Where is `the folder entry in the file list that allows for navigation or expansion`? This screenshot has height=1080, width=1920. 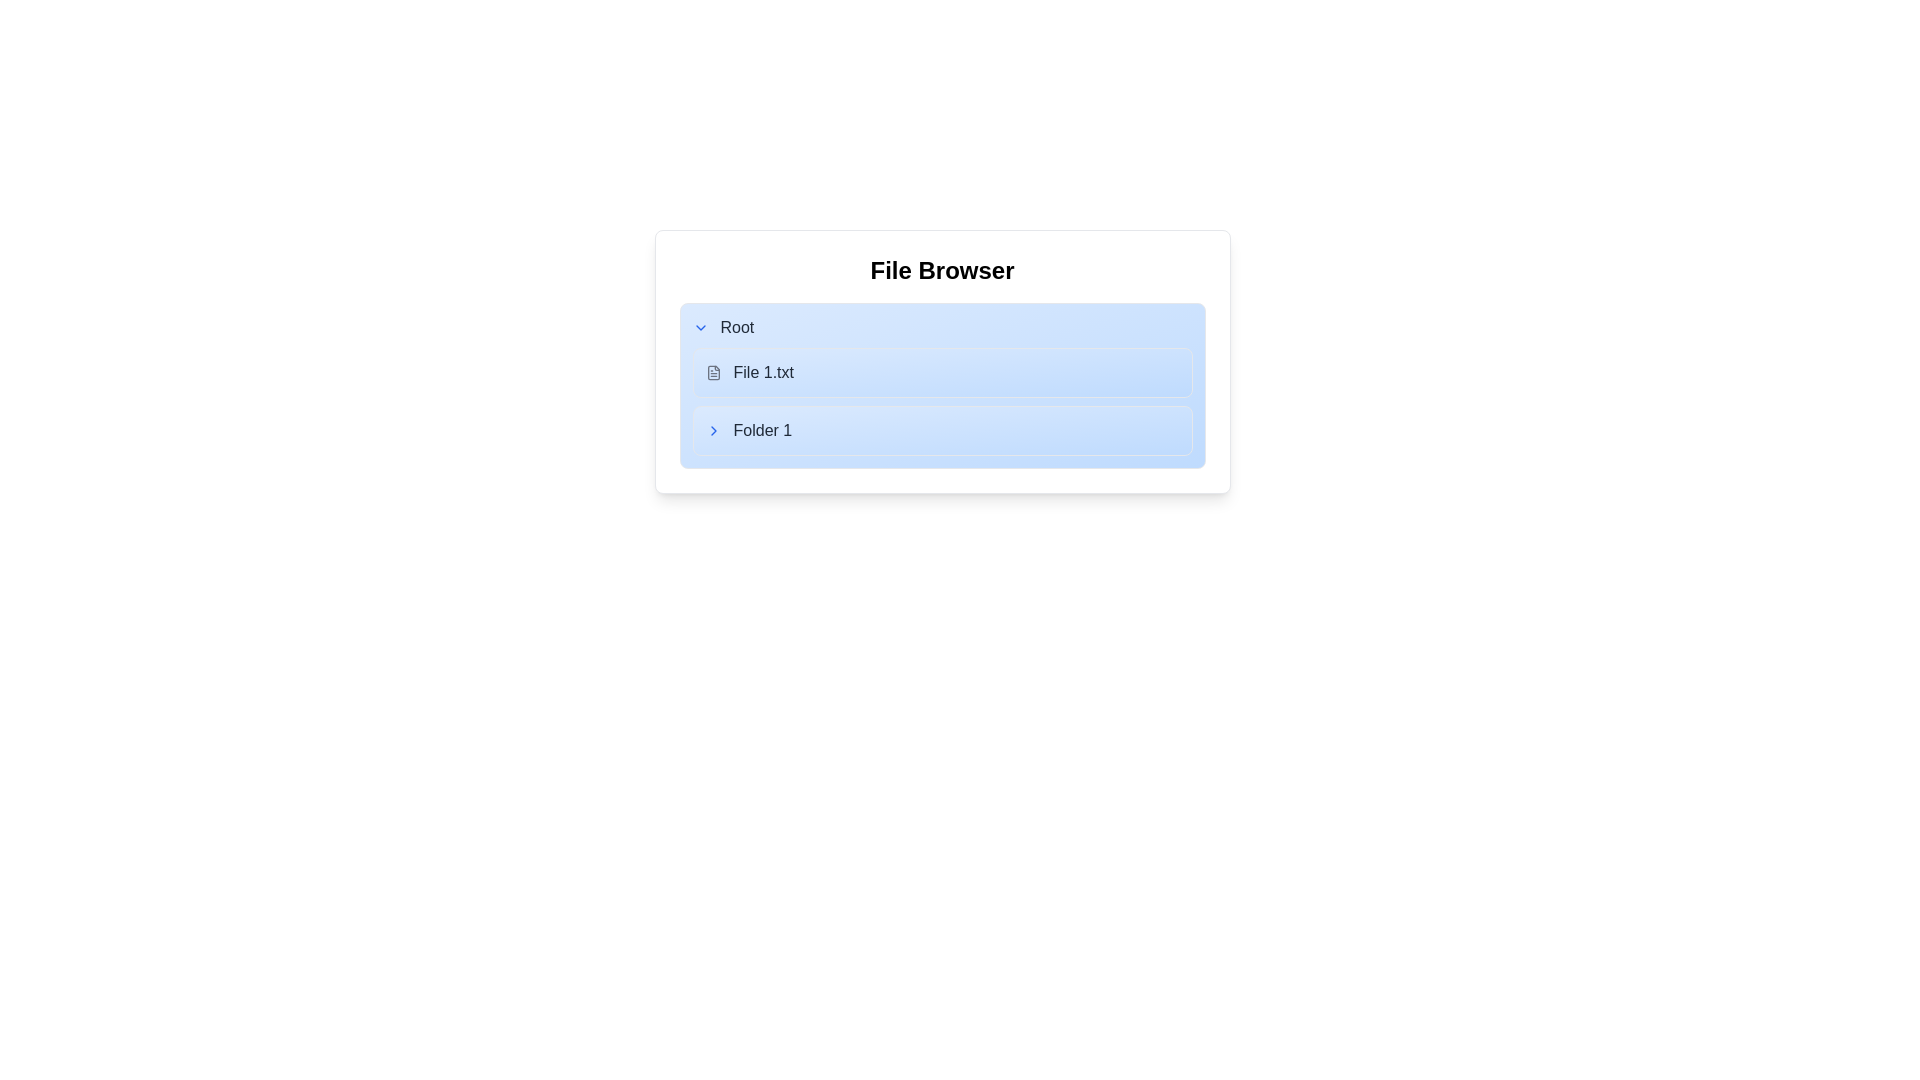
the folder entry in the file list that allows for navigation or expansion is located at coordinates (941, 430).